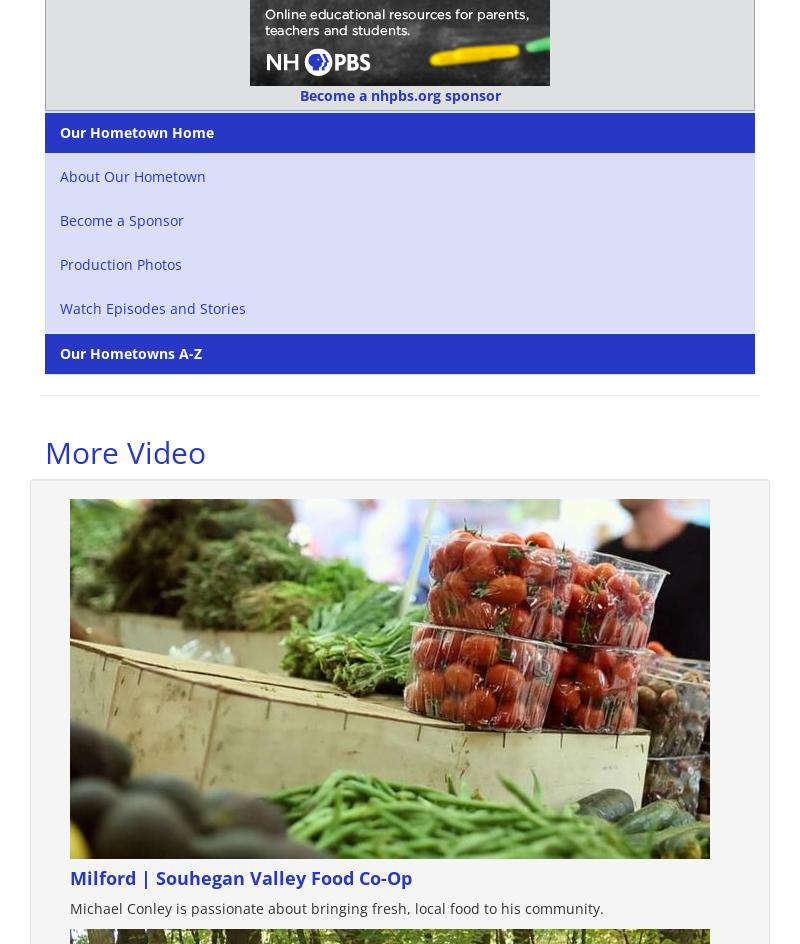  I want to click on 'Become a nhpbs.org sponsor', so click(398, 94).